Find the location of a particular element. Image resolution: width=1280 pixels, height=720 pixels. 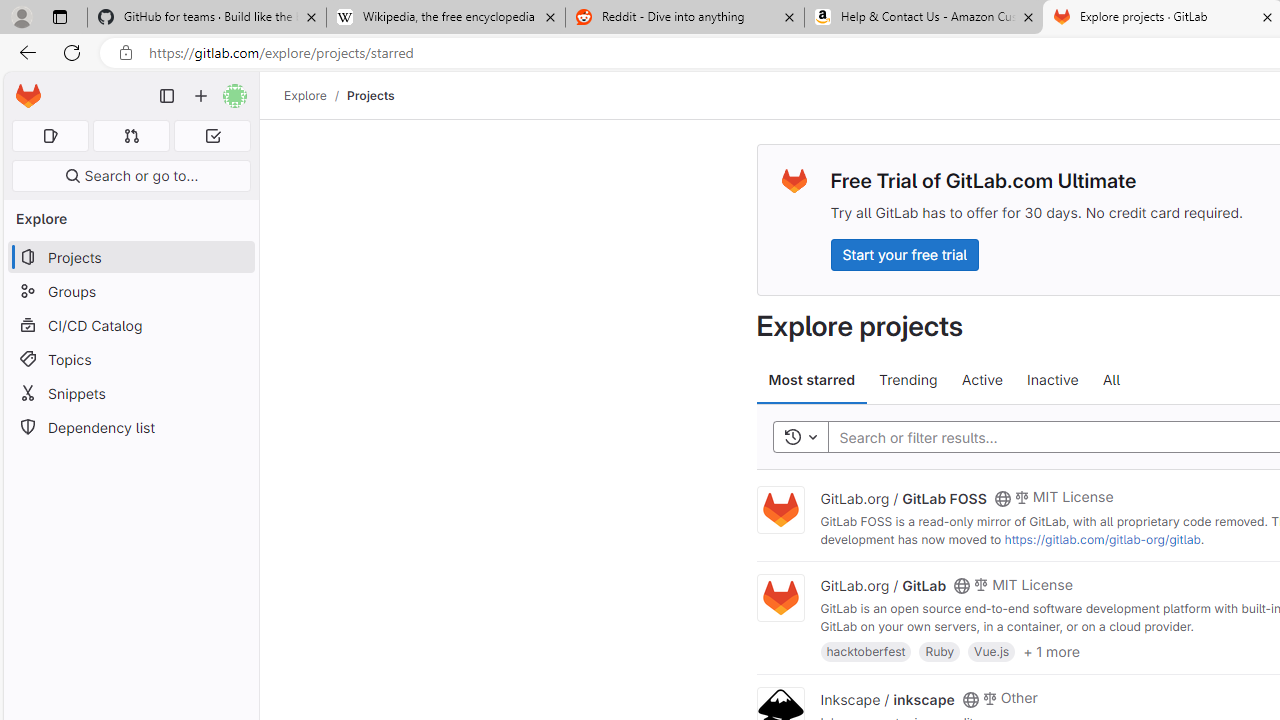

'Toggle history' is located at coordinates (800, 436).